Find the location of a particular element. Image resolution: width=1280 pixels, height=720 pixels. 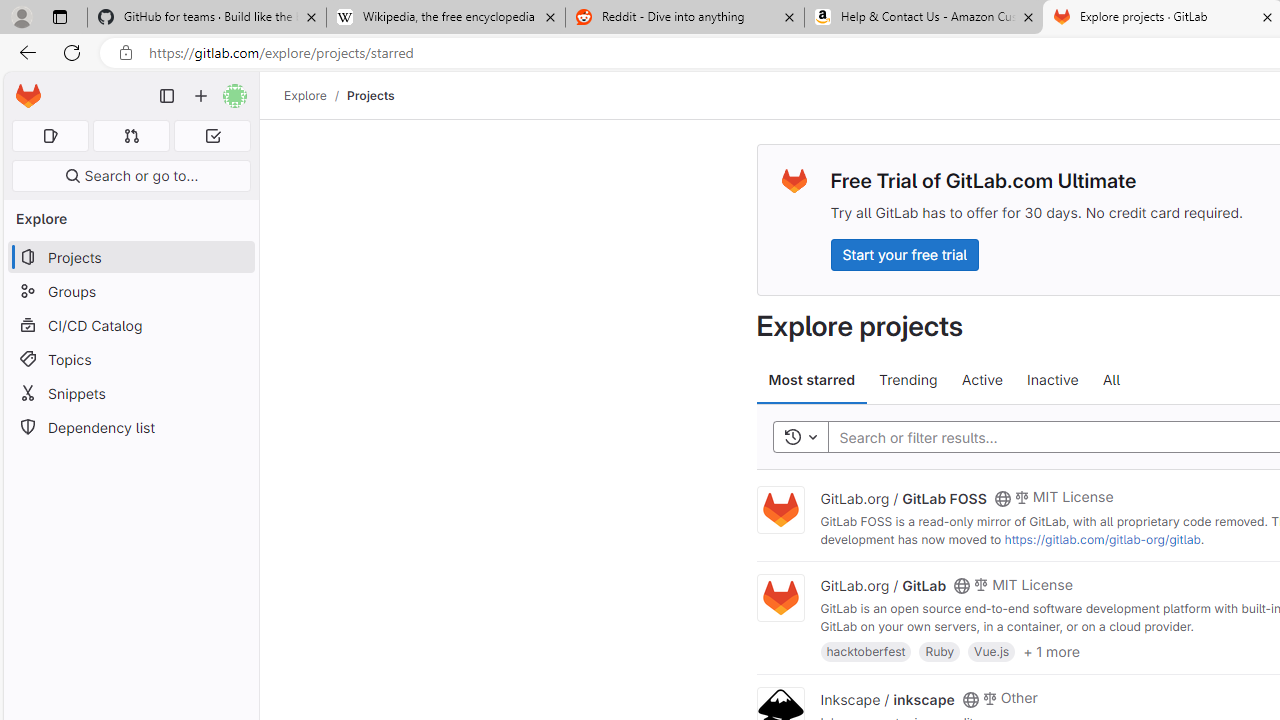

'Toggle history' is located at coordinates (800, 436).